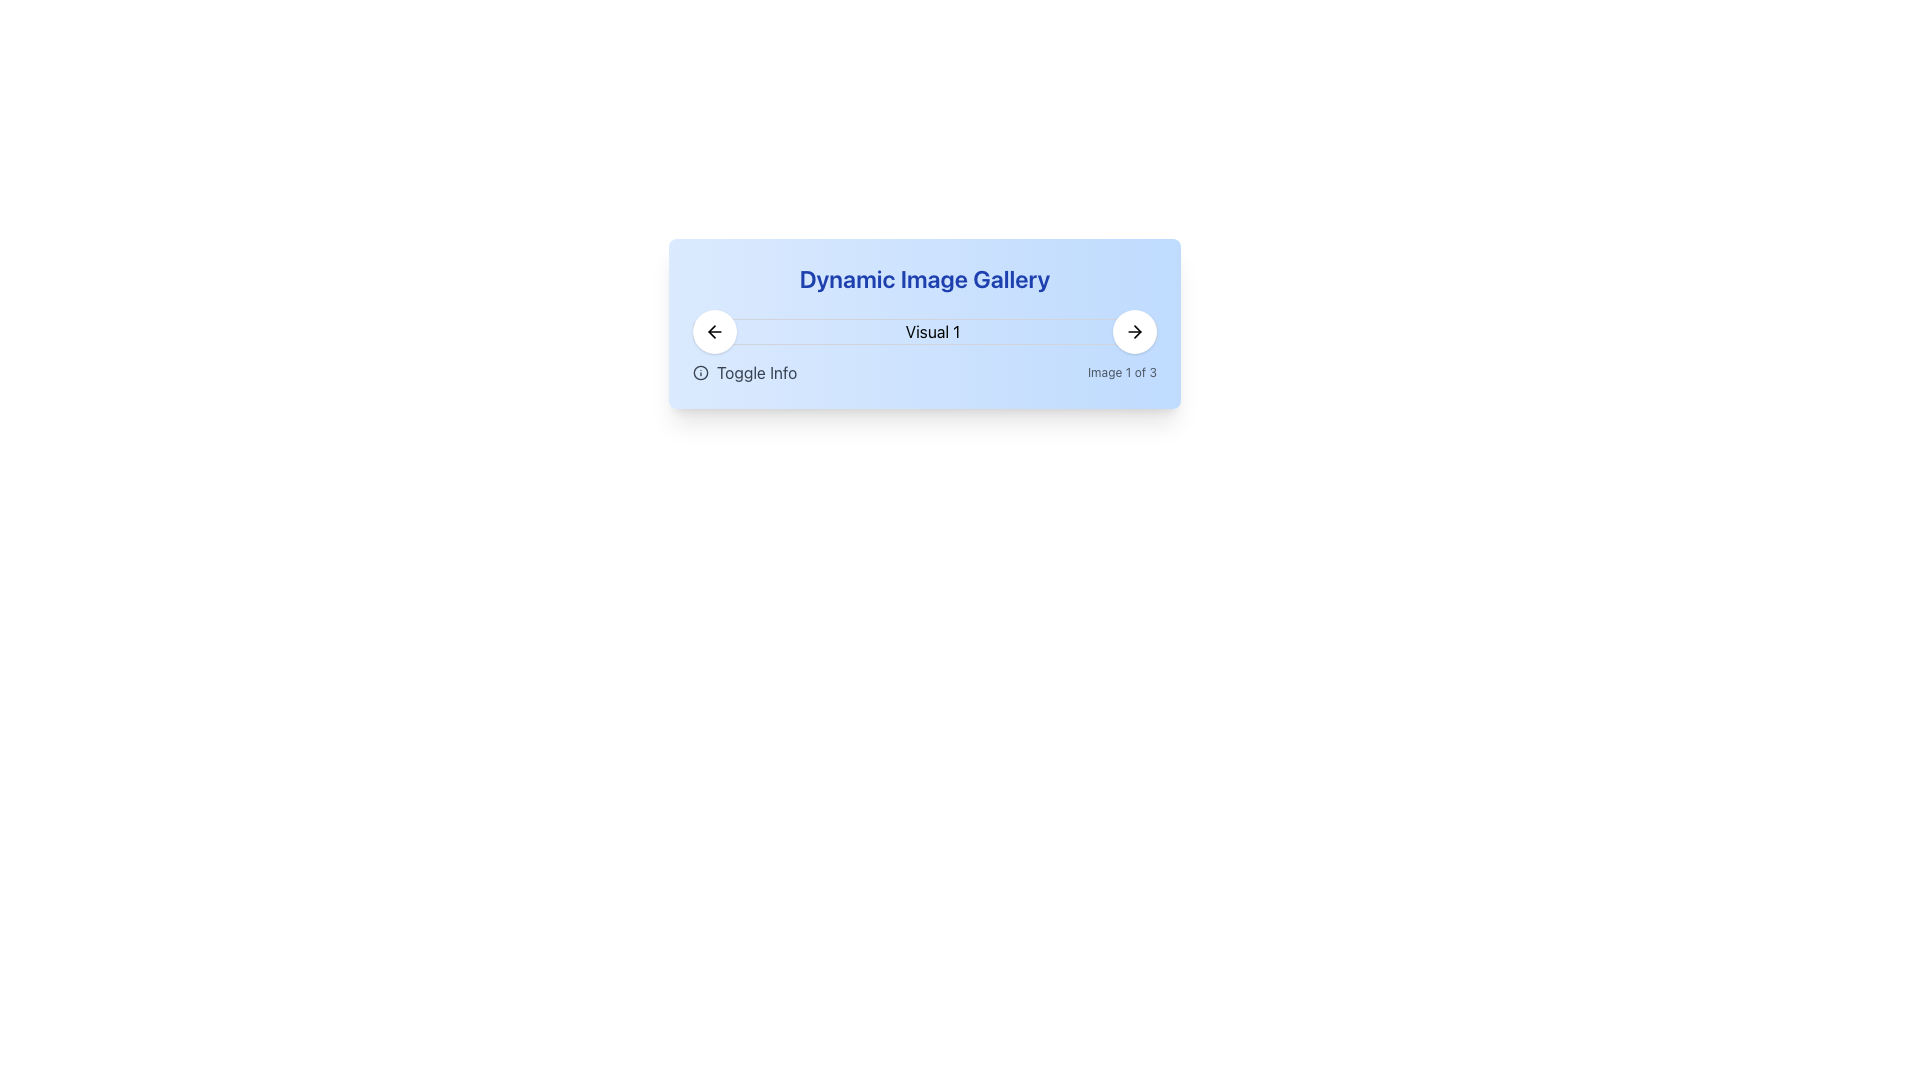 The width and height of the screenshot is (1920, 1080). Describe the element at coordinates (715, 330) in the screenshot. I see `the small black arrow icon pointing to the left within the circular white button on the left side of the 'Dynamic Image Gallery' navigation bar` at that location.